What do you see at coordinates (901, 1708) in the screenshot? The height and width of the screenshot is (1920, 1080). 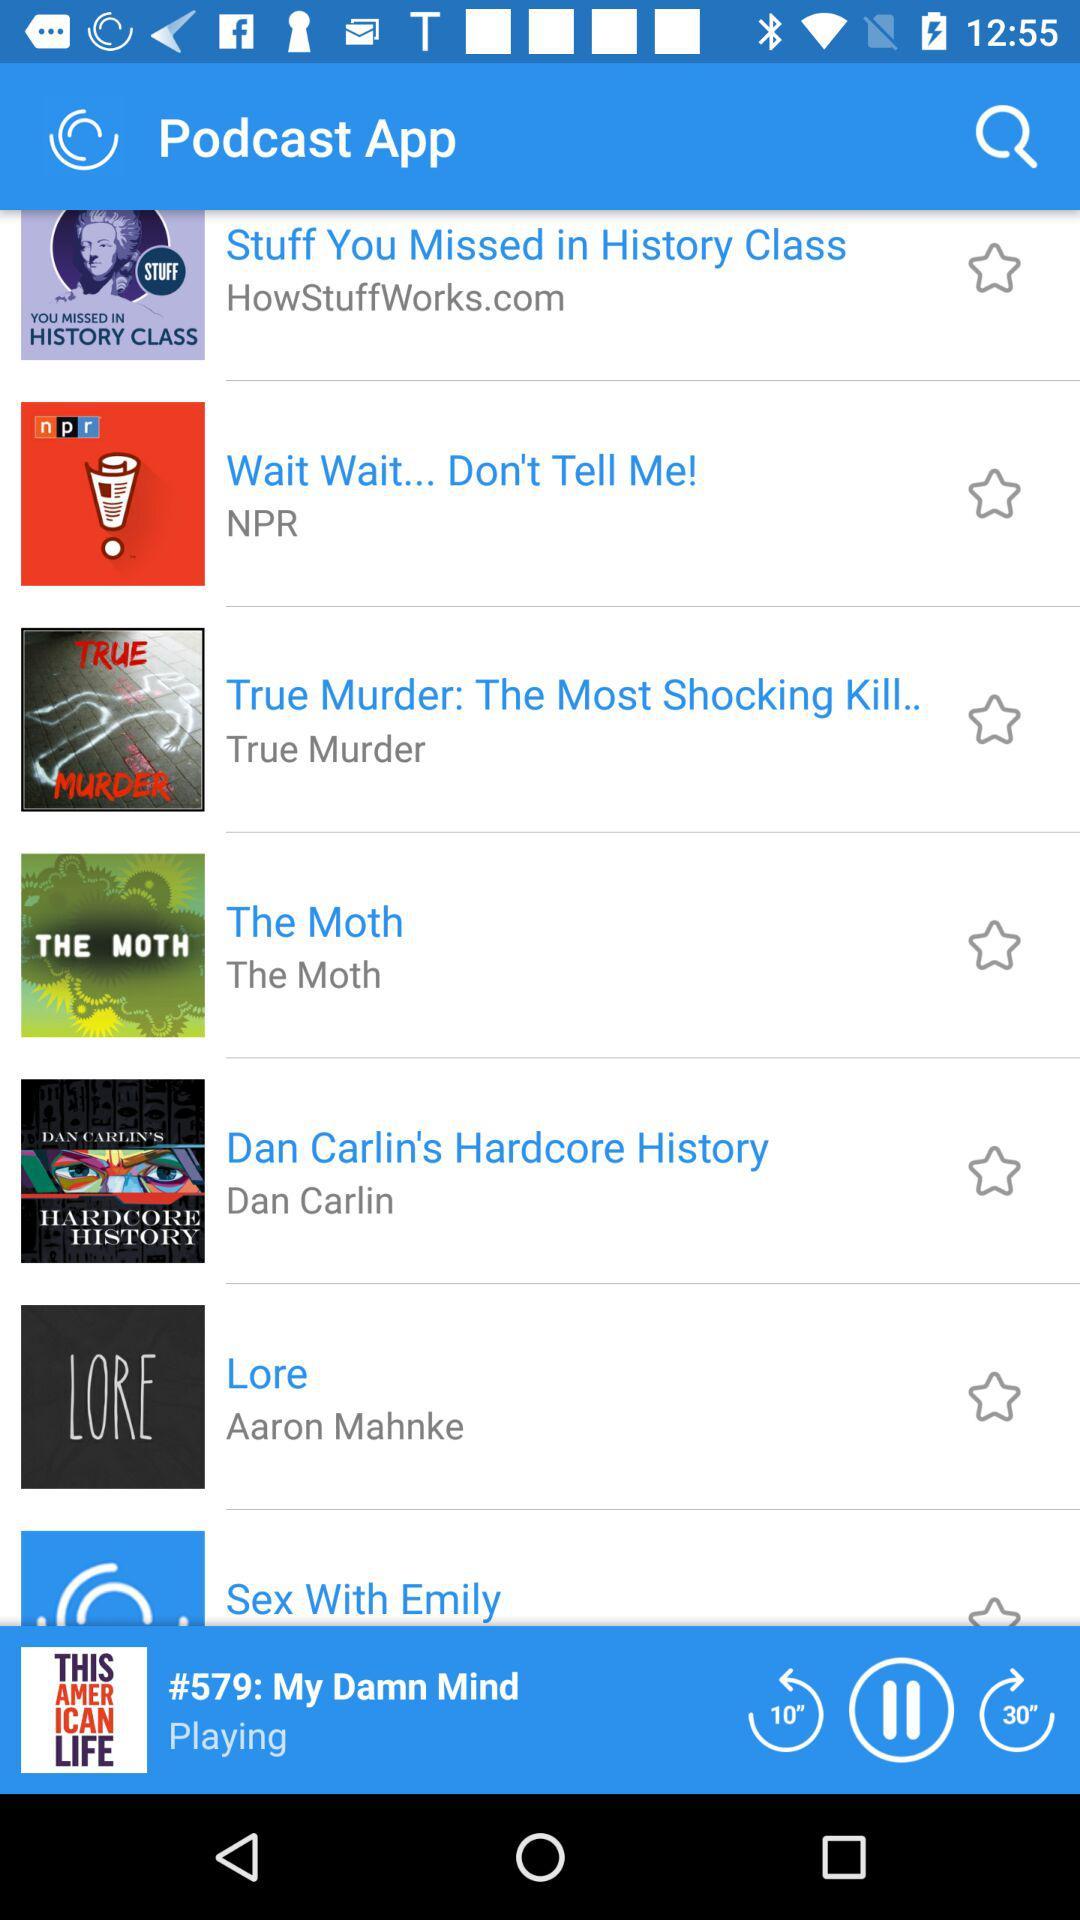 I see `the pause icon` at bounding box center [901, 1708].